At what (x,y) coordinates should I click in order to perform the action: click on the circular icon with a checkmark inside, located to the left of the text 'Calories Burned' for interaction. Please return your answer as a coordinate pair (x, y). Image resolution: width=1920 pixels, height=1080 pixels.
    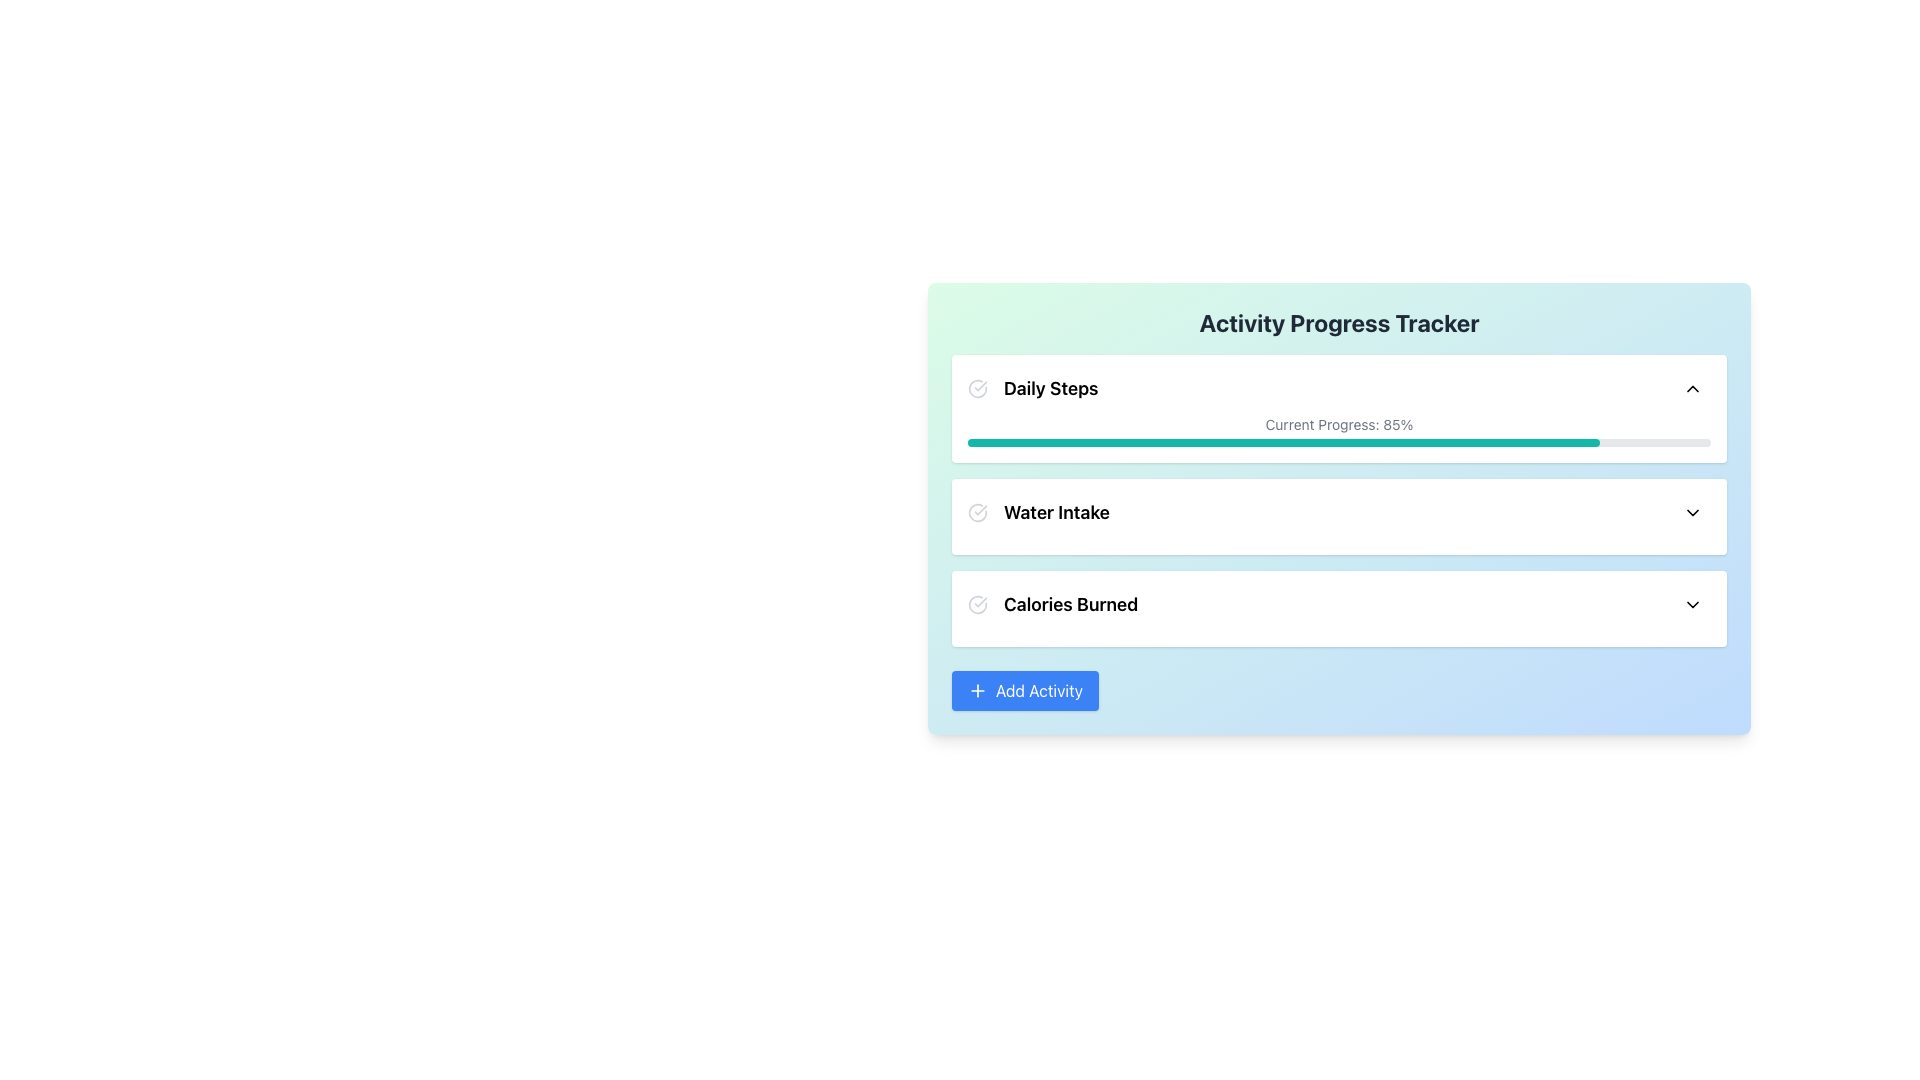
    Looking at the image, I should click on (978, 604).